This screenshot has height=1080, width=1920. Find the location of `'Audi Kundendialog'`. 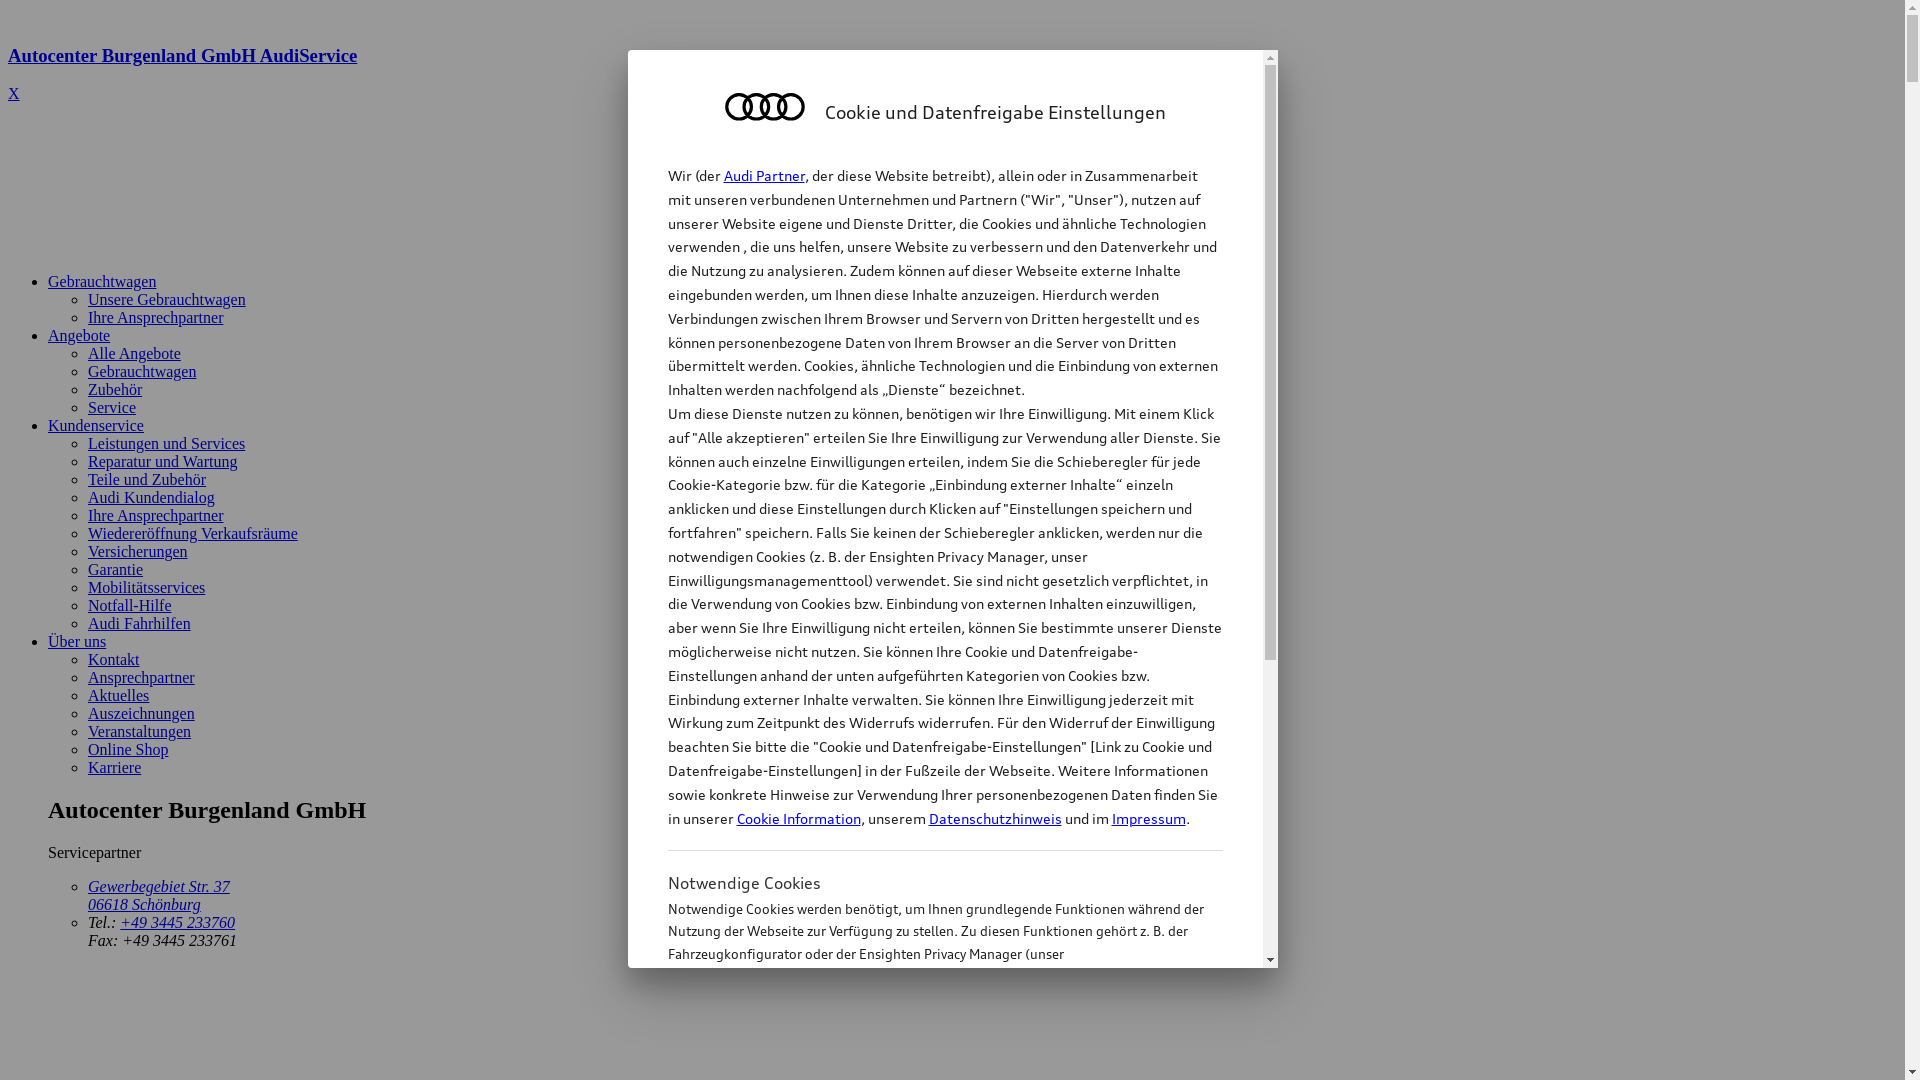

'Audi Kundendialog' is located at coordinates (150, 496).